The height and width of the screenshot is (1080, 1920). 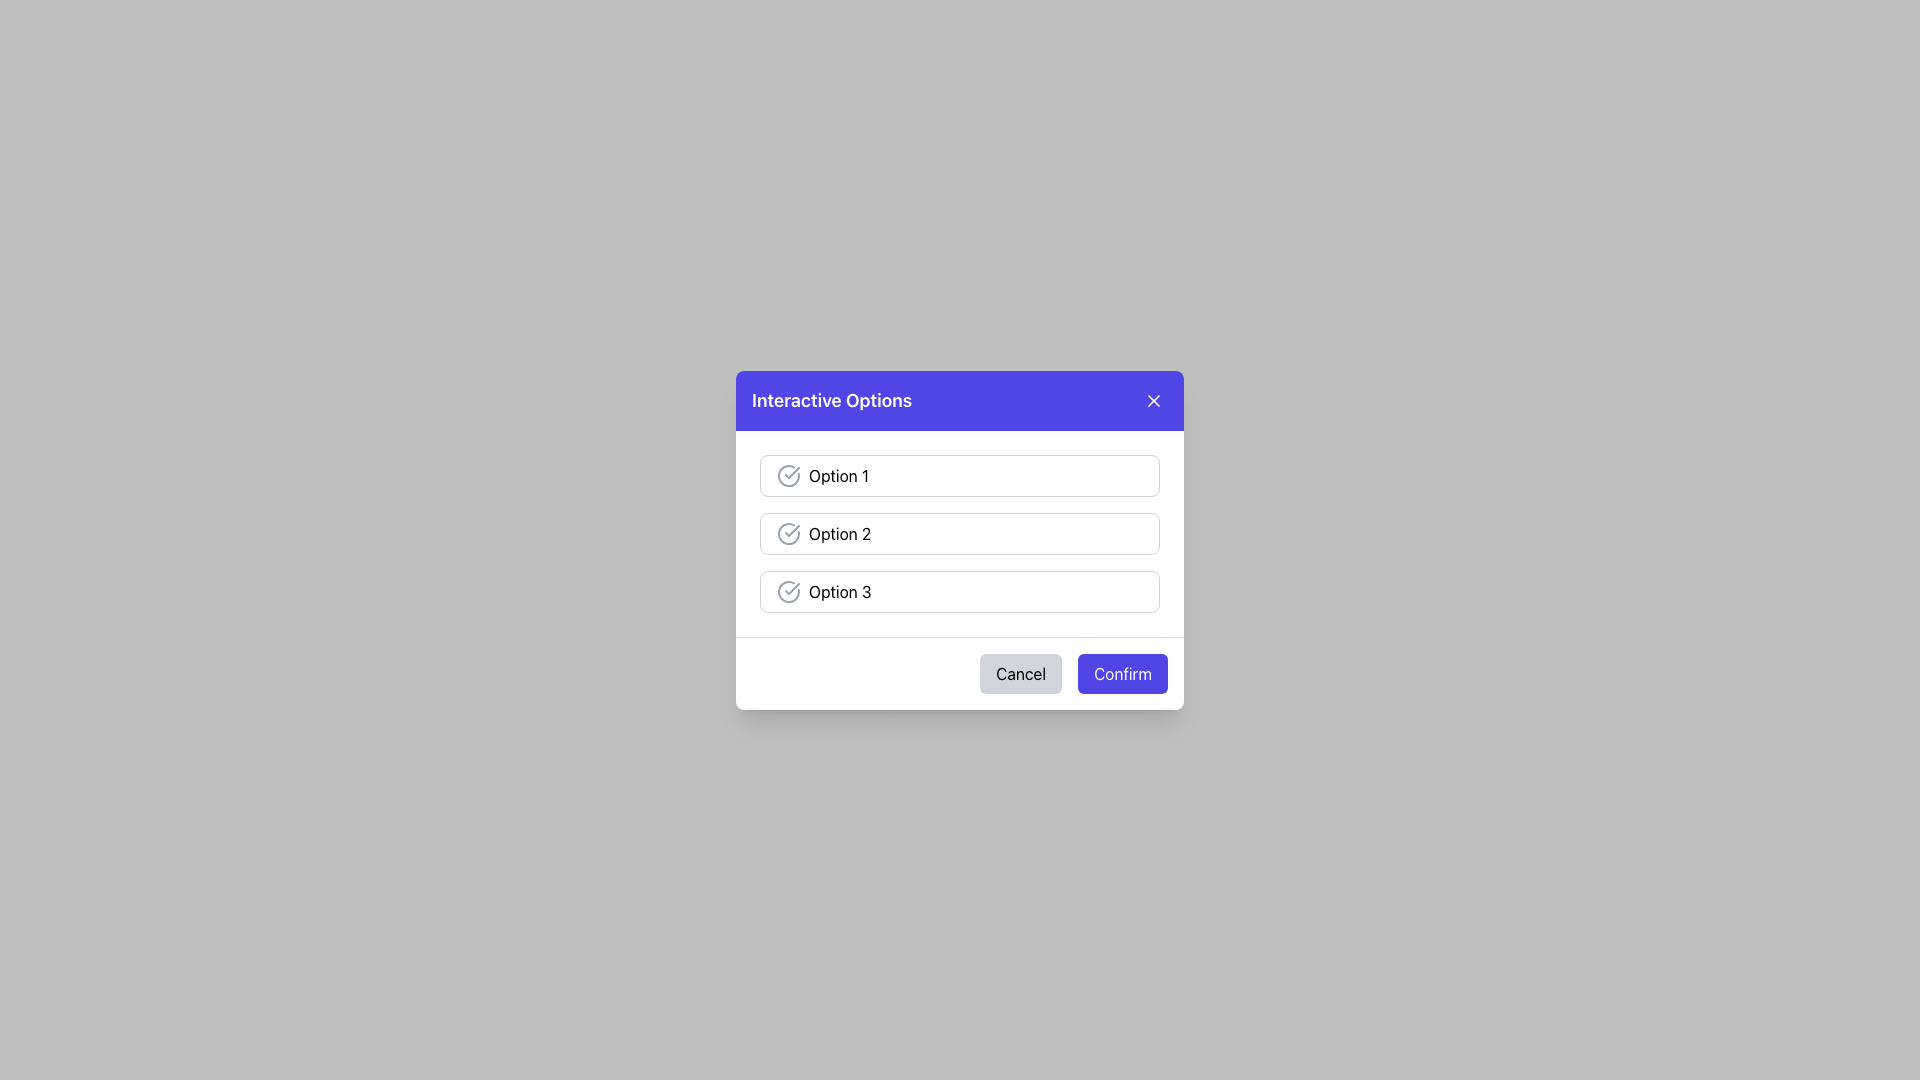 I want to click on the checkmark icon within the second option entry of the 'Interactive Options' box, which is styled with a hollow outline and is adjacent to the label 'Option 2', so click(x=791, y=529).